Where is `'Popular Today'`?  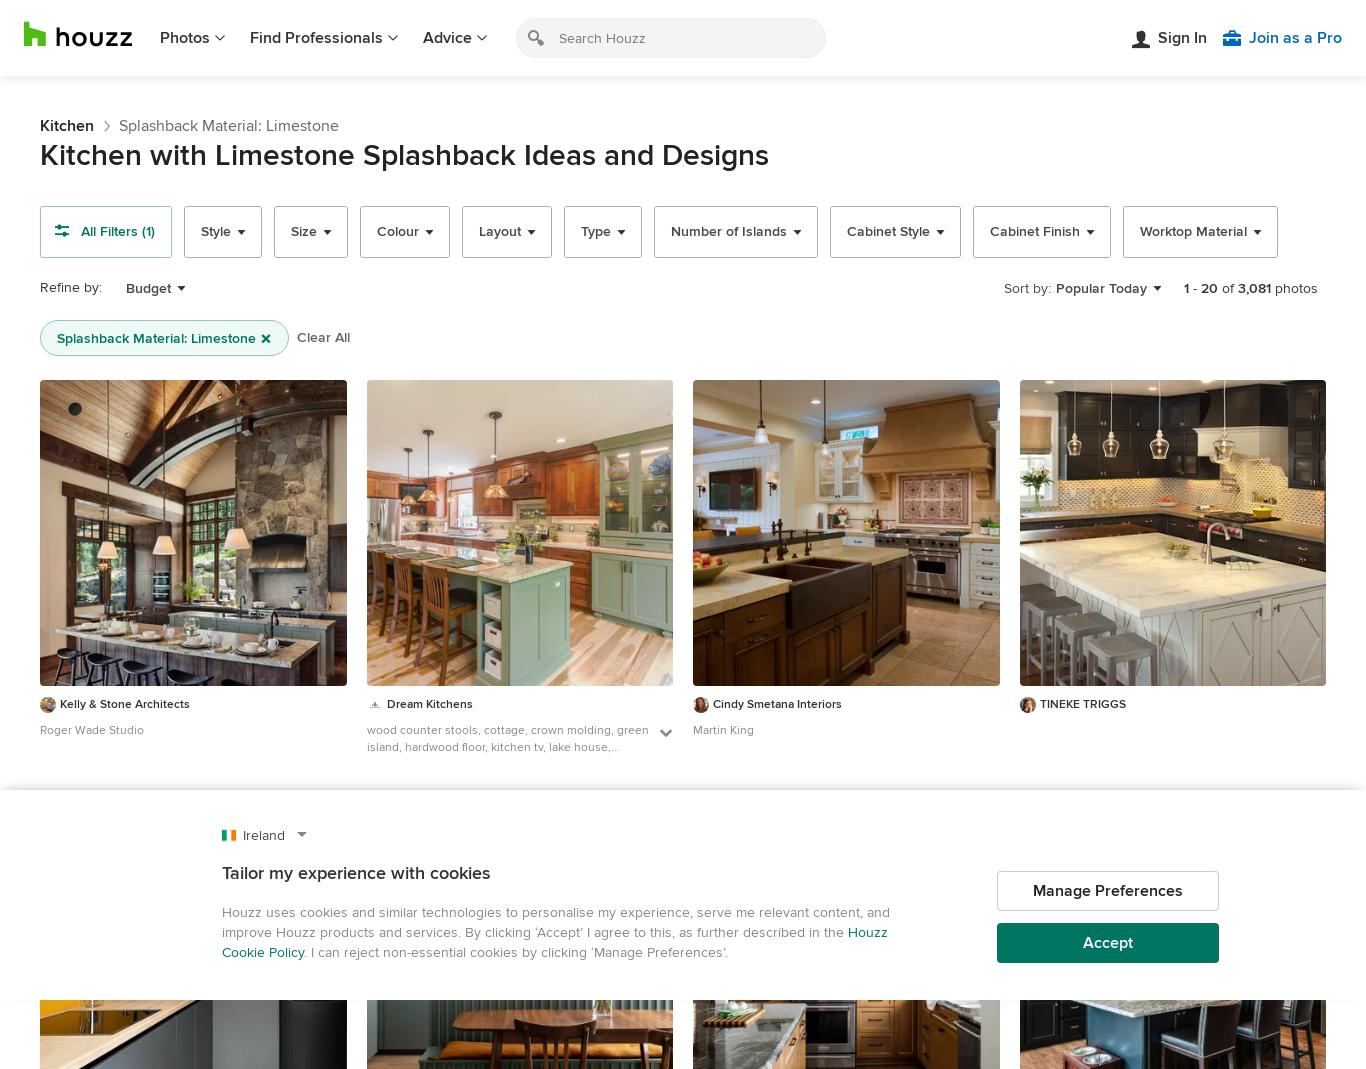 'Popular Today' is located at coordinates (1055, 286).